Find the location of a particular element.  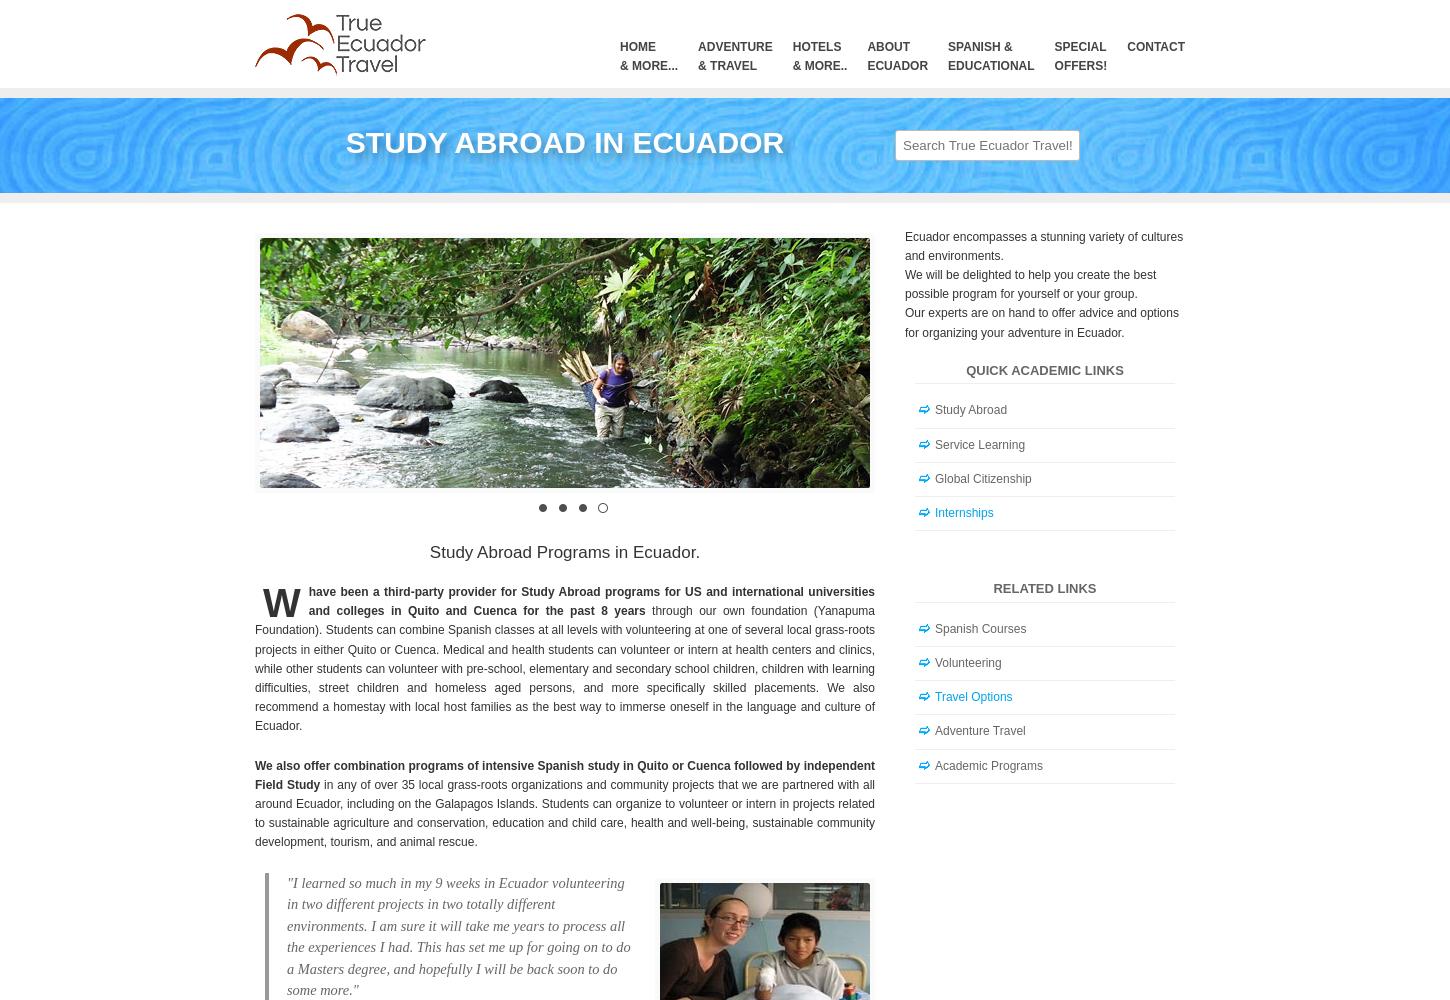

'Global Citizenship' is located at coordinates (982, 477).